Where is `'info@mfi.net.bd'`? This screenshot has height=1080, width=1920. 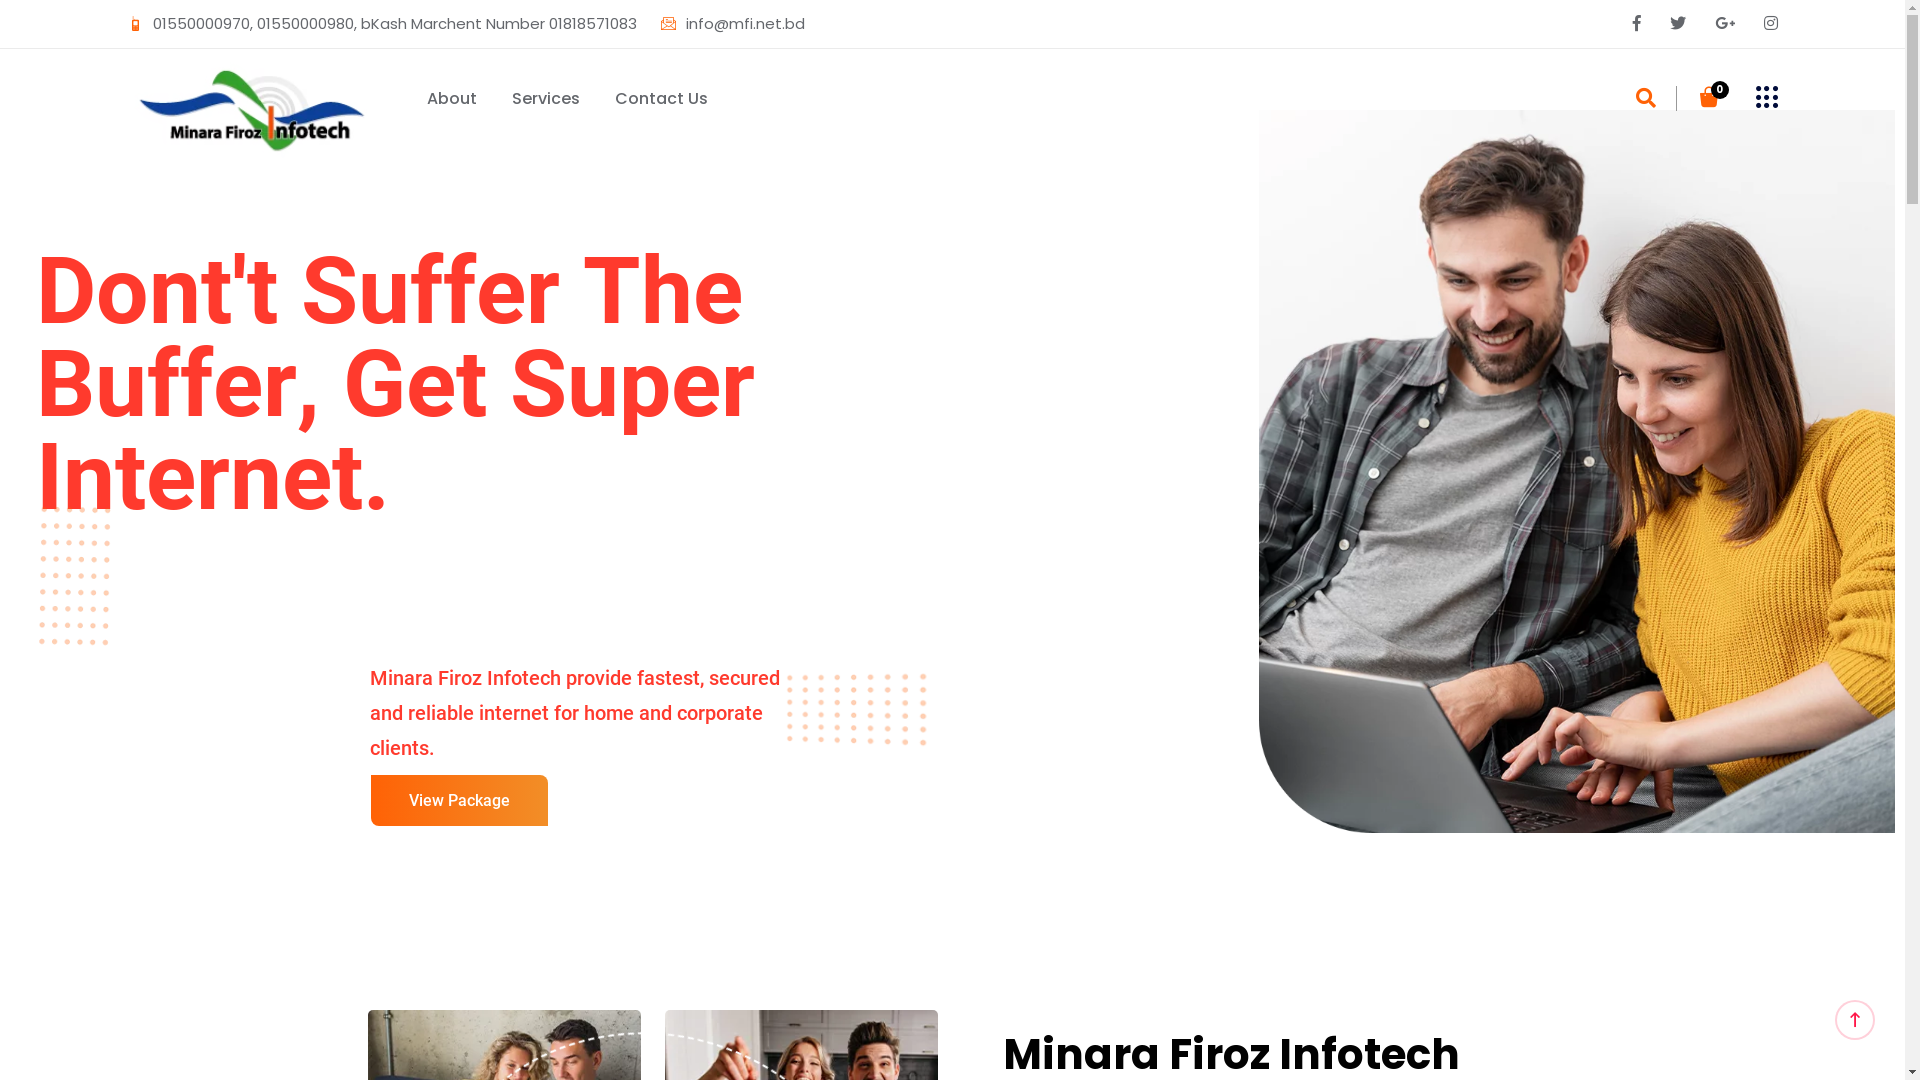 'info@mfi.net.bd' is located at coordinates (730, 23).